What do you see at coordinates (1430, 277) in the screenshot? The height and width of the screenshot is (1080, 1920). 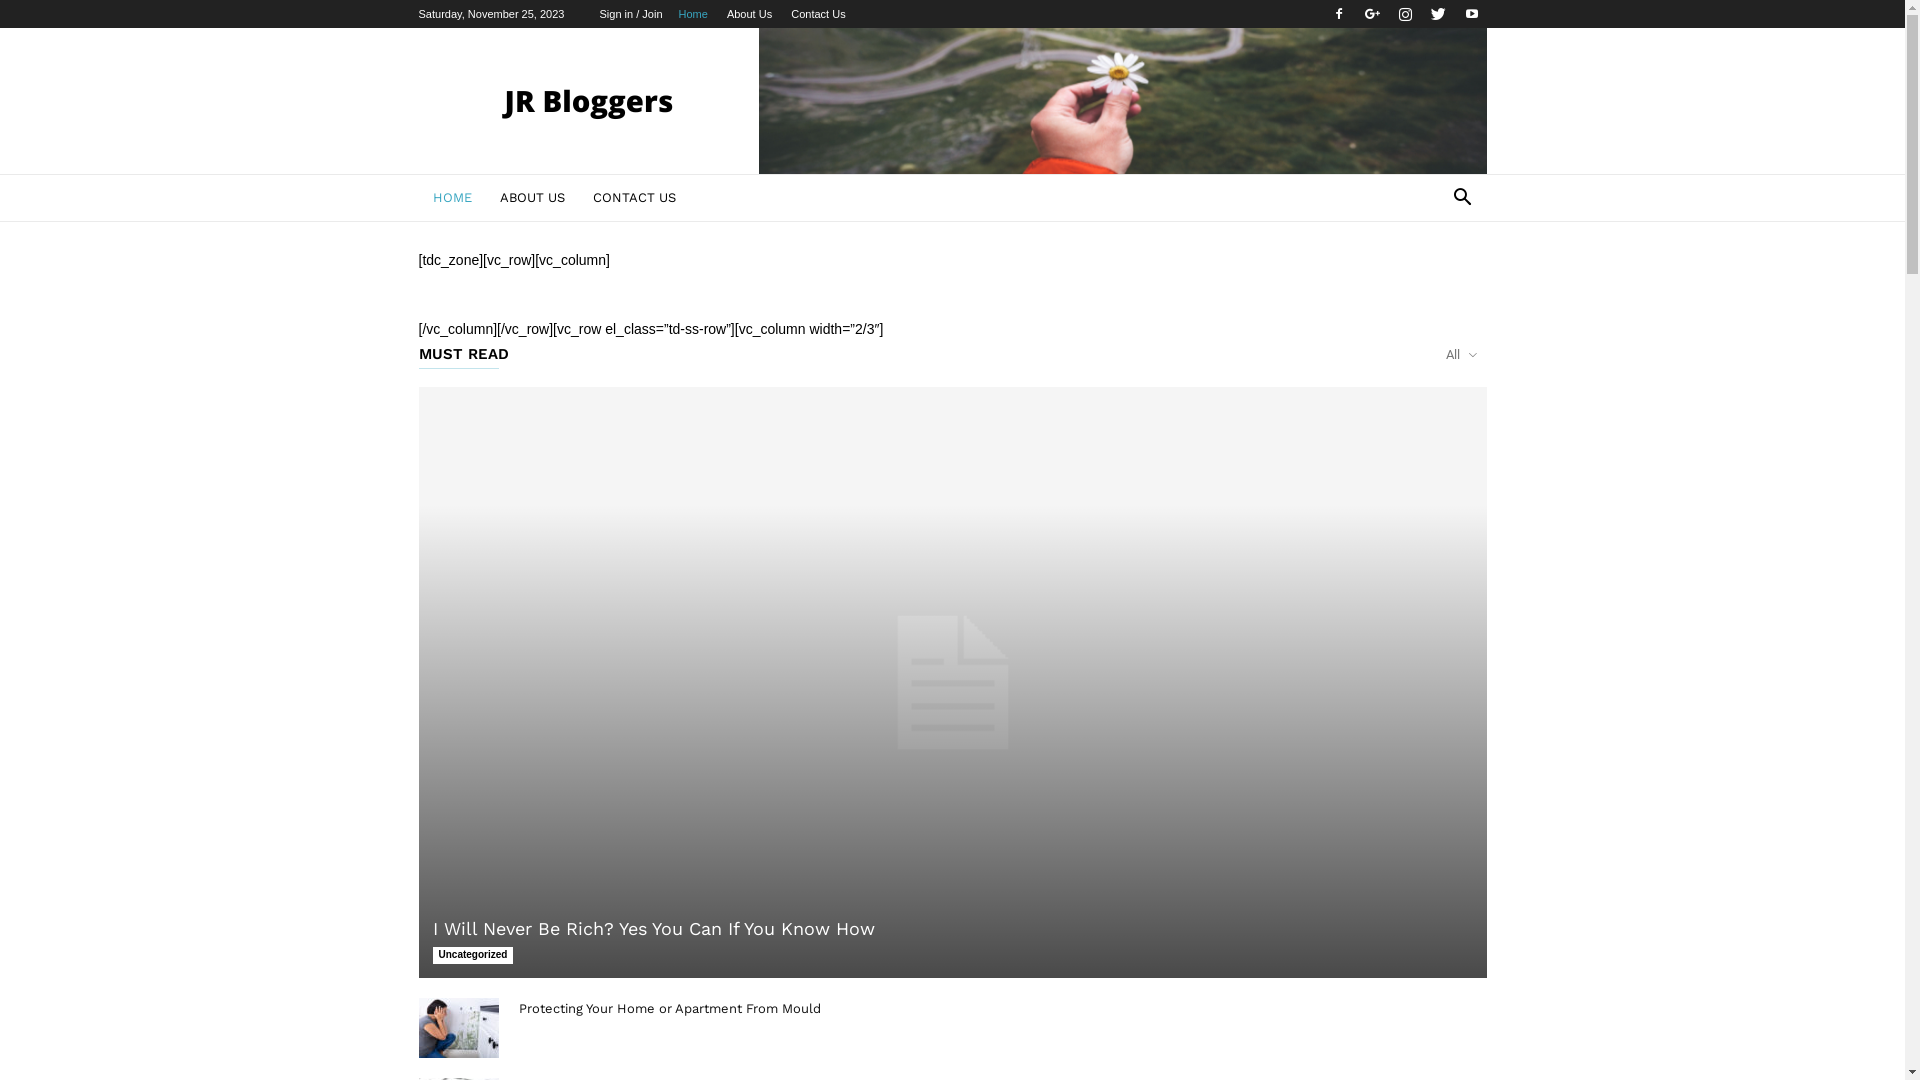 I see `'Search'` at bounding box center [1430, 277].